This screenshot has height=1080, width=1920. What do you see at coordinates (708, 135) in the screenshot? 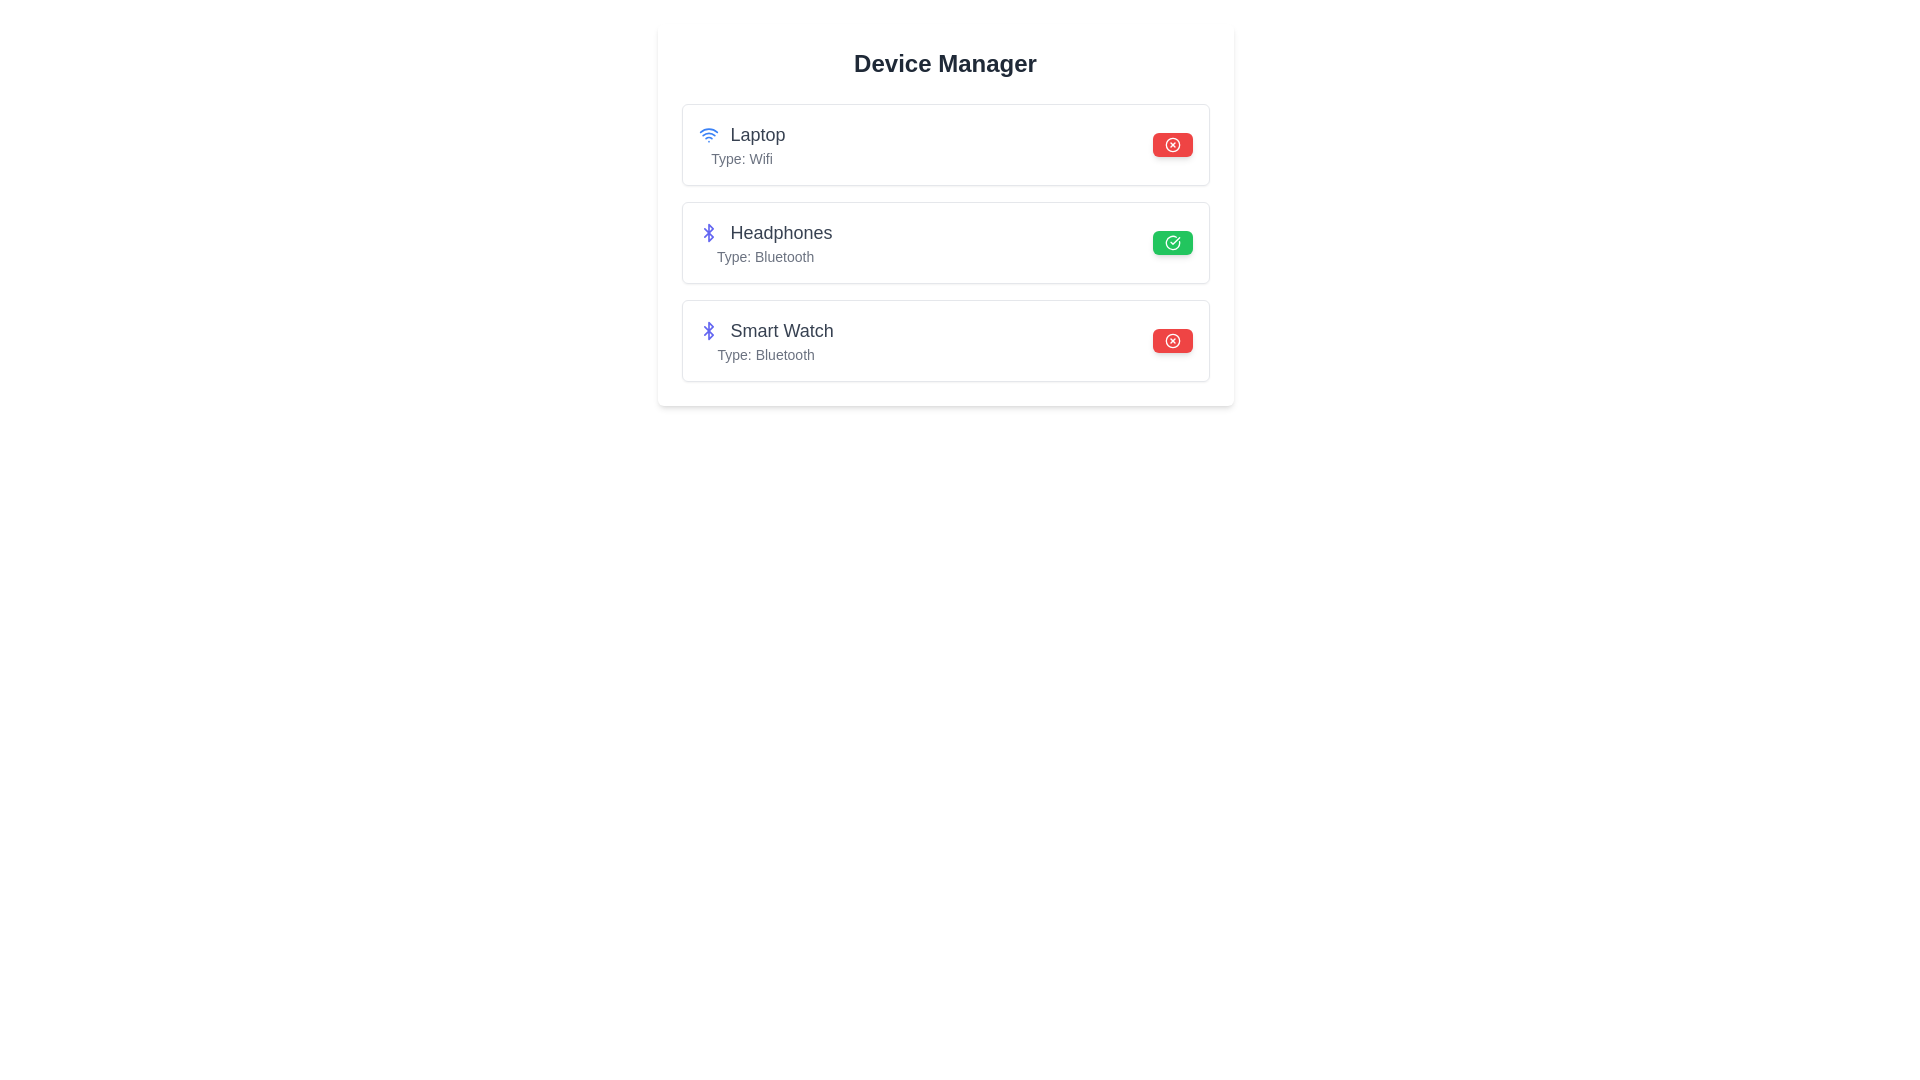
I see `the WiFi icon located to the left of the 'Laptop' text label, which indicates the WiFi connection type for the Laptop entry` at bounding box center [708, 135].